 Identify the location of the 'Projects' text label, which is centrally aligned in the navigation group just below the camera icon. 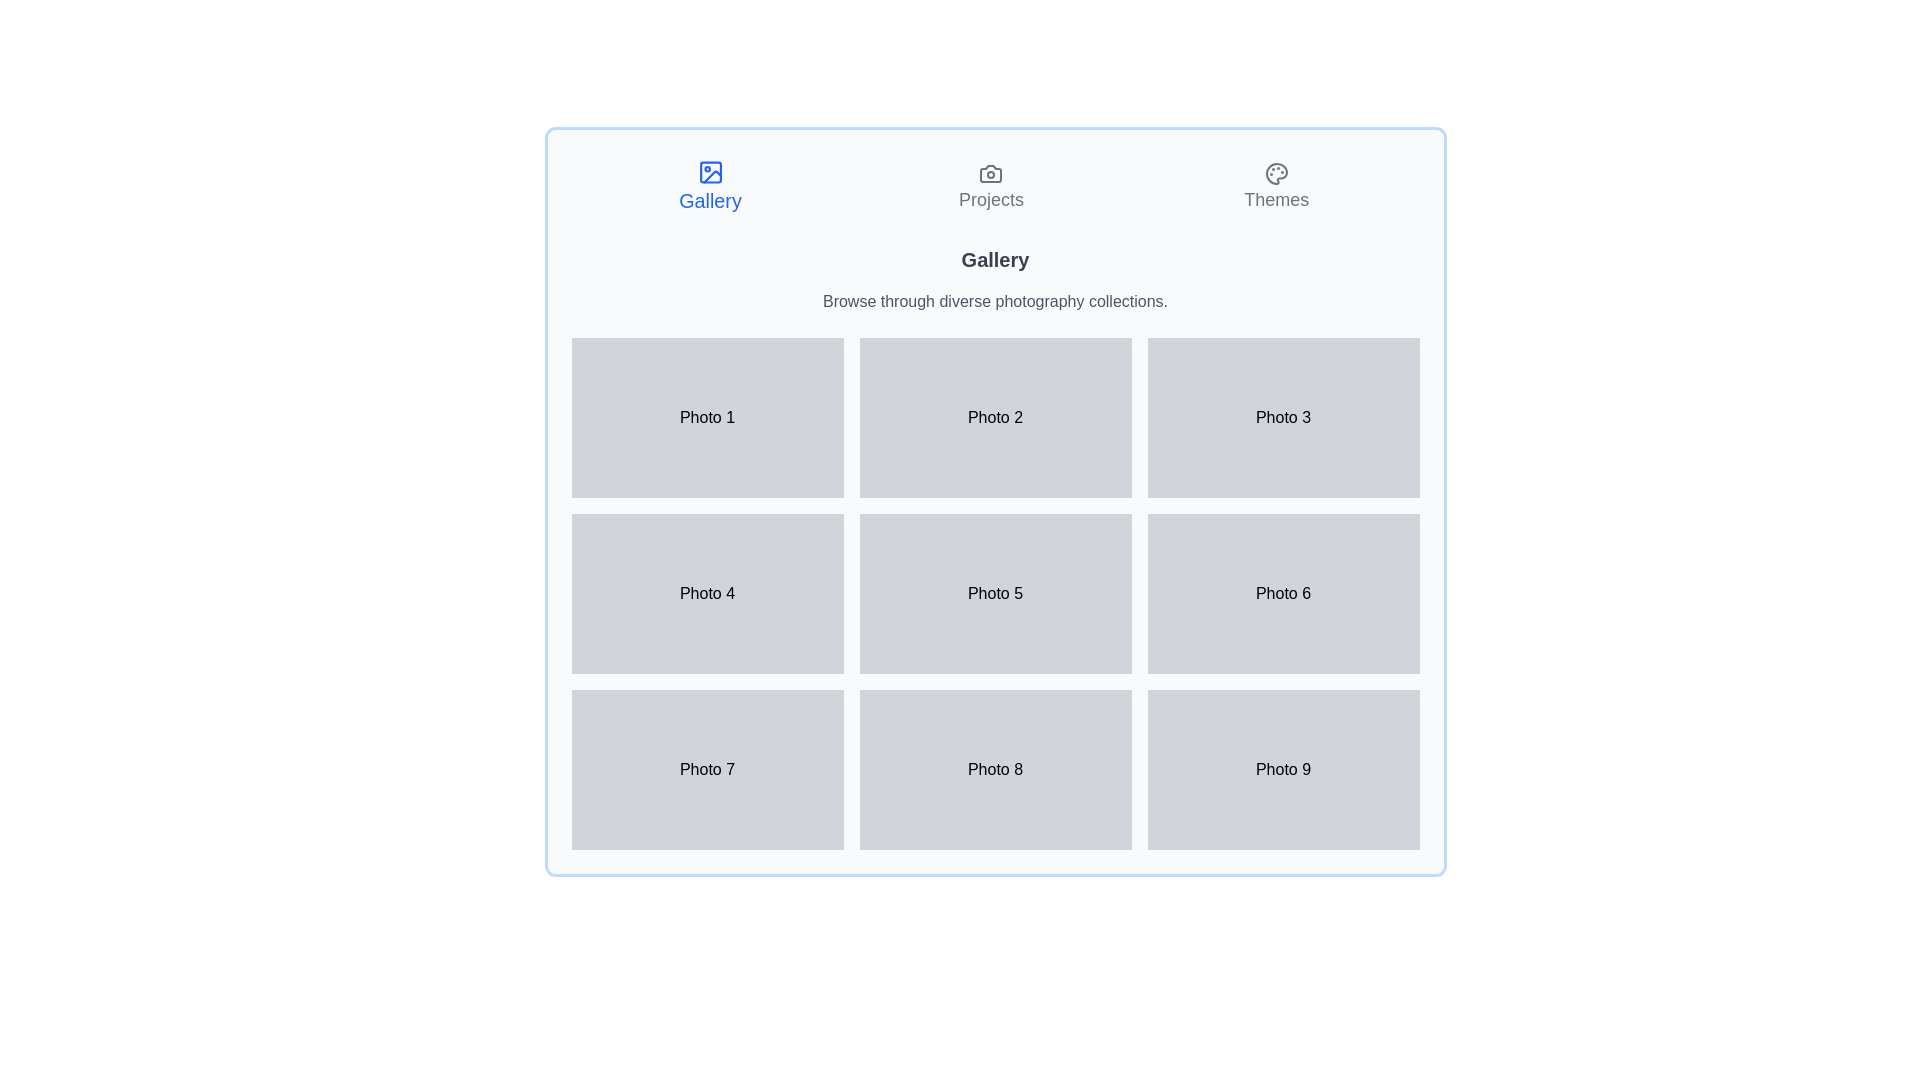
(991, 200).